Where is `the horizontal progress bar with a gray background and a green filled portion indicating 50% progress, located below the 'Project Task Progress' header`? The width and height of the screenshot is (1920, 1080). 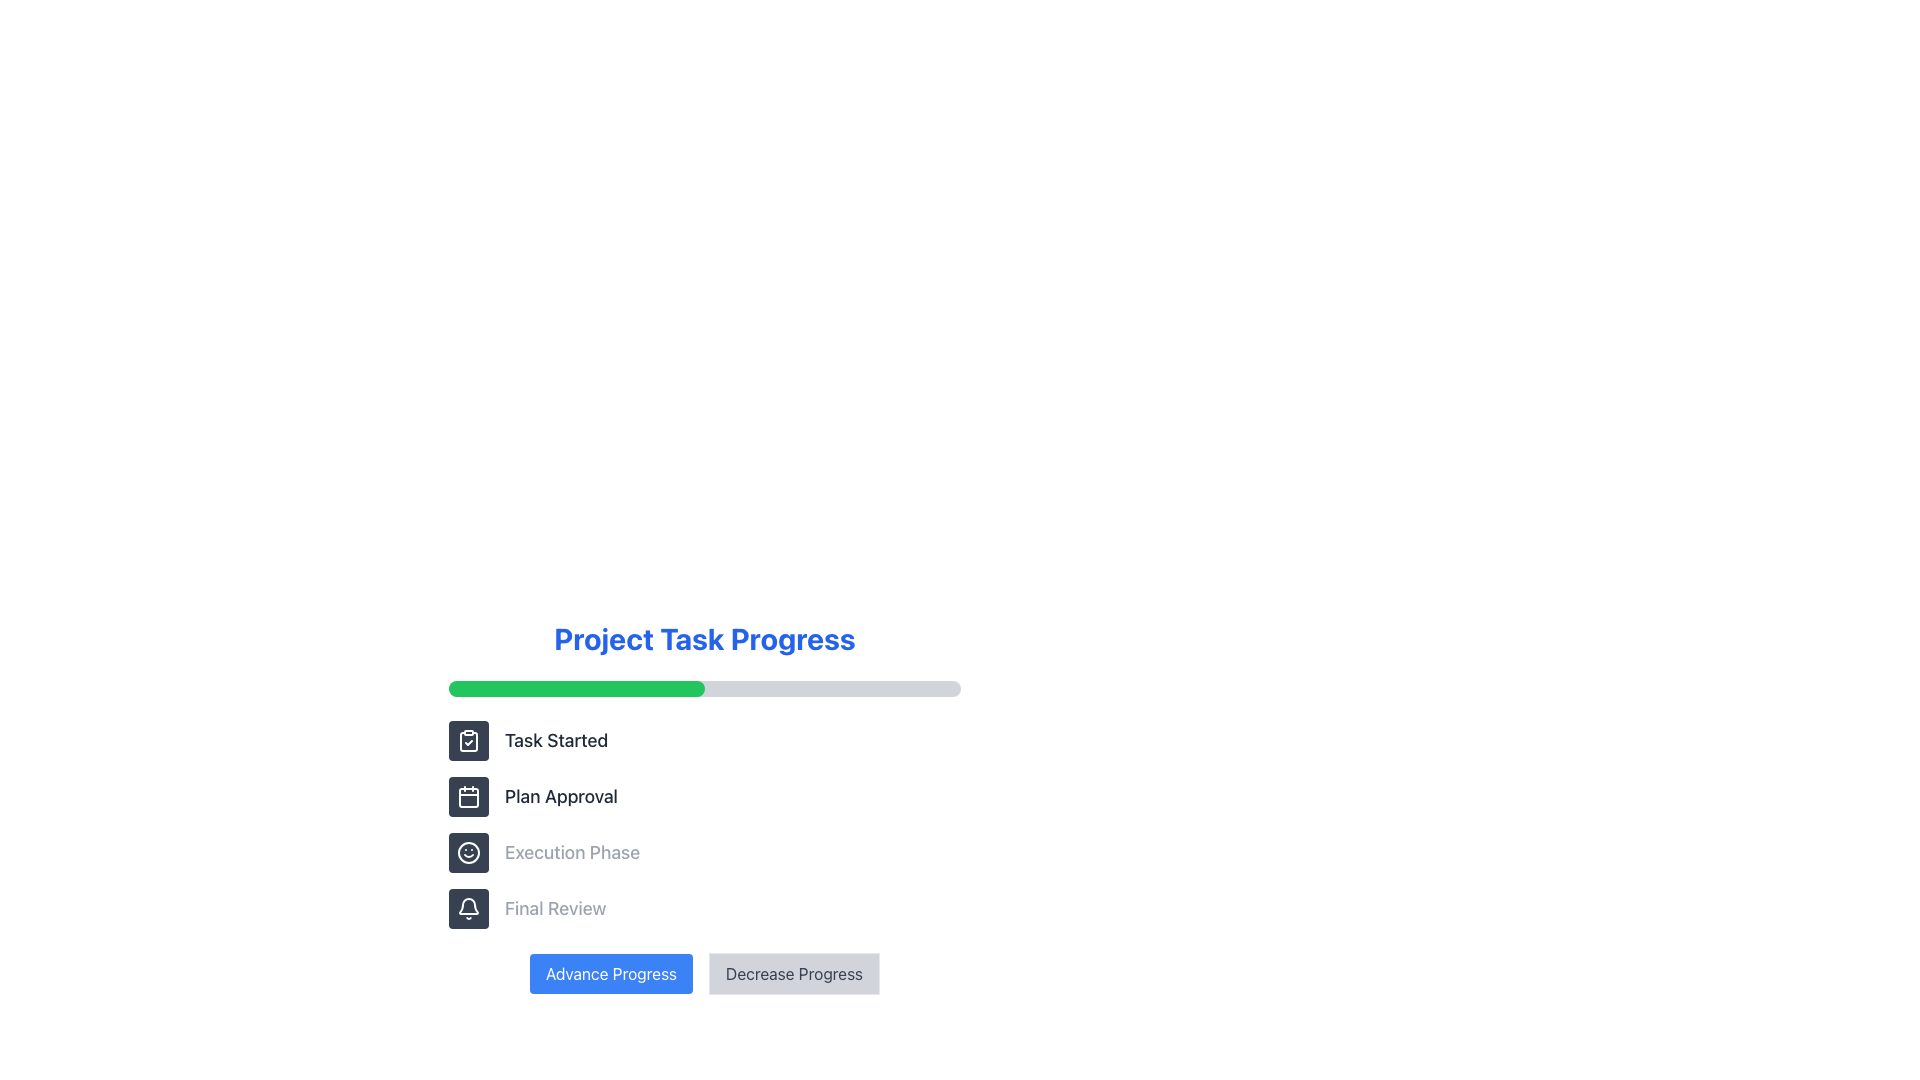
the horizontal progress bar with a gray background and a green filled portion indicating 50% progress, located below the 'Project Task Progress' header is located at coordinates (705, 688).